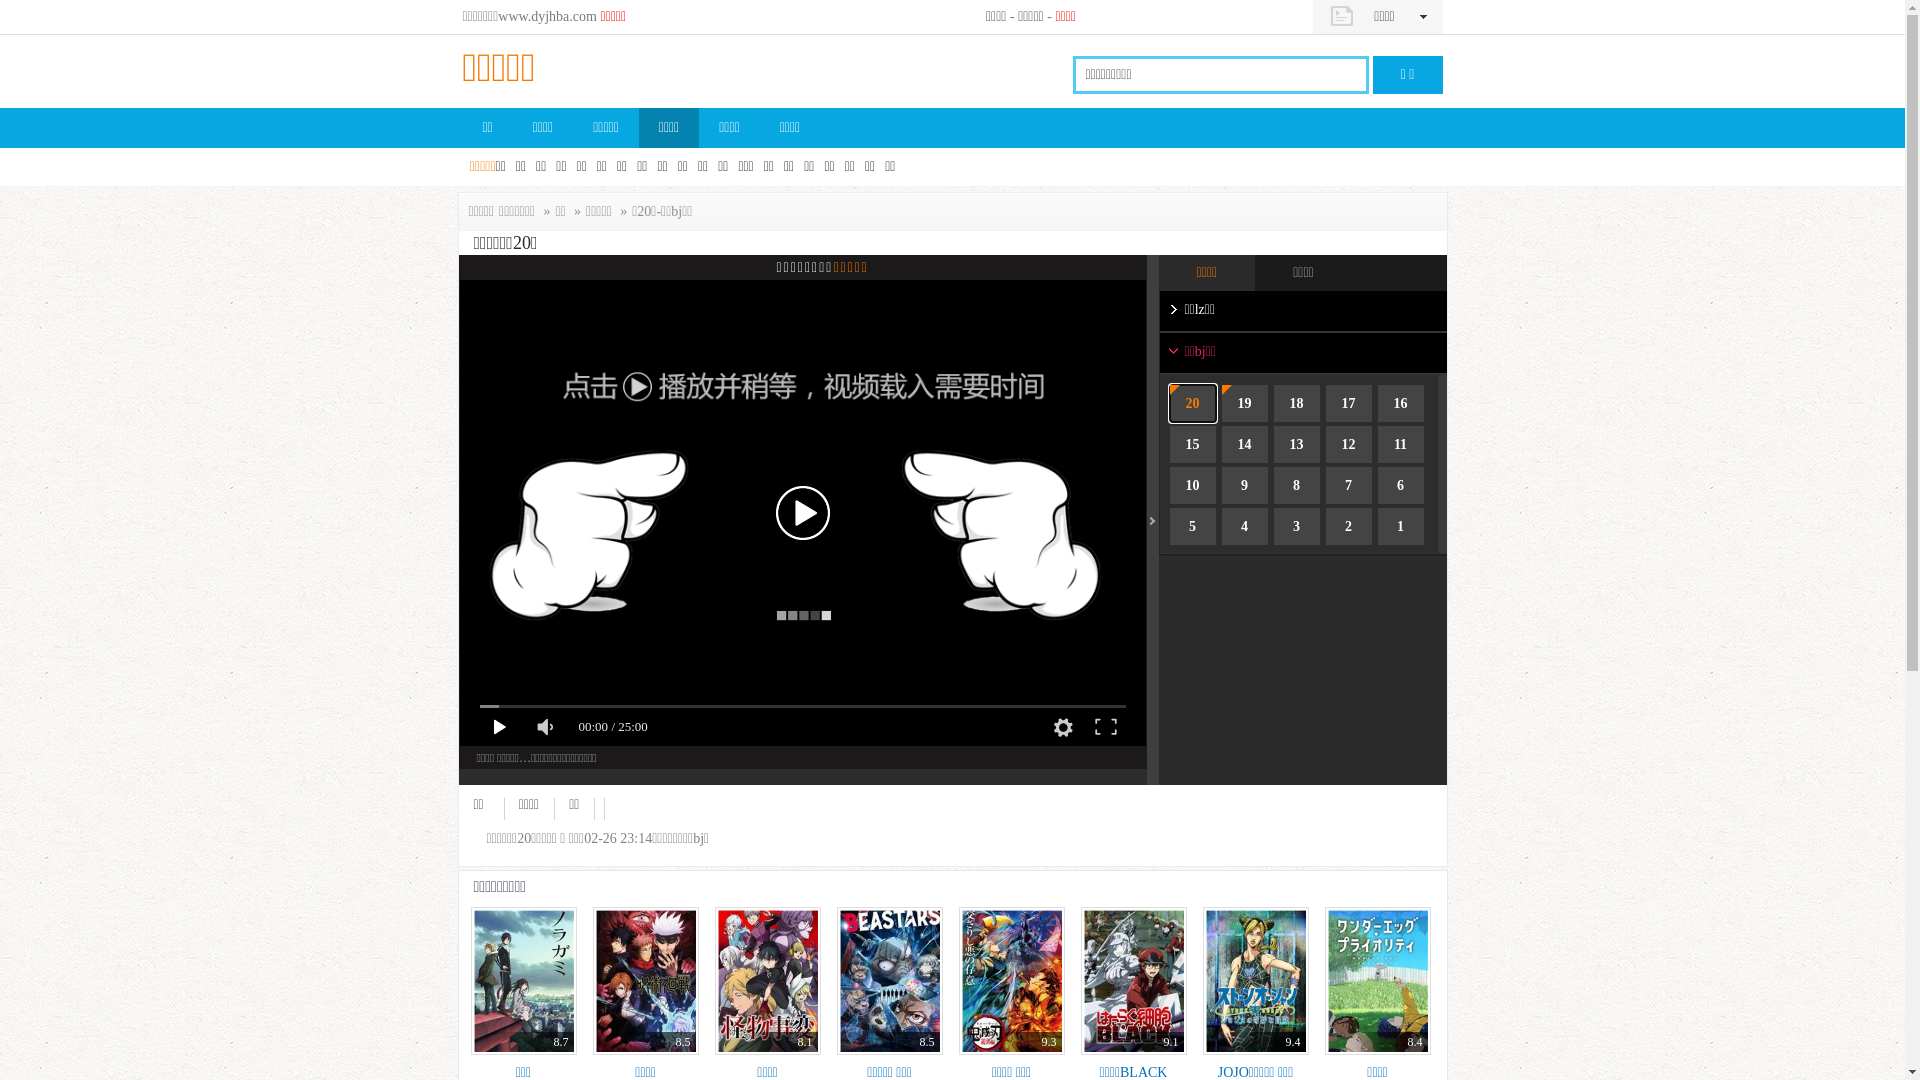 This screenshot has height=1080, width=1920. I want to click on '8.4', so click(1324, 979).